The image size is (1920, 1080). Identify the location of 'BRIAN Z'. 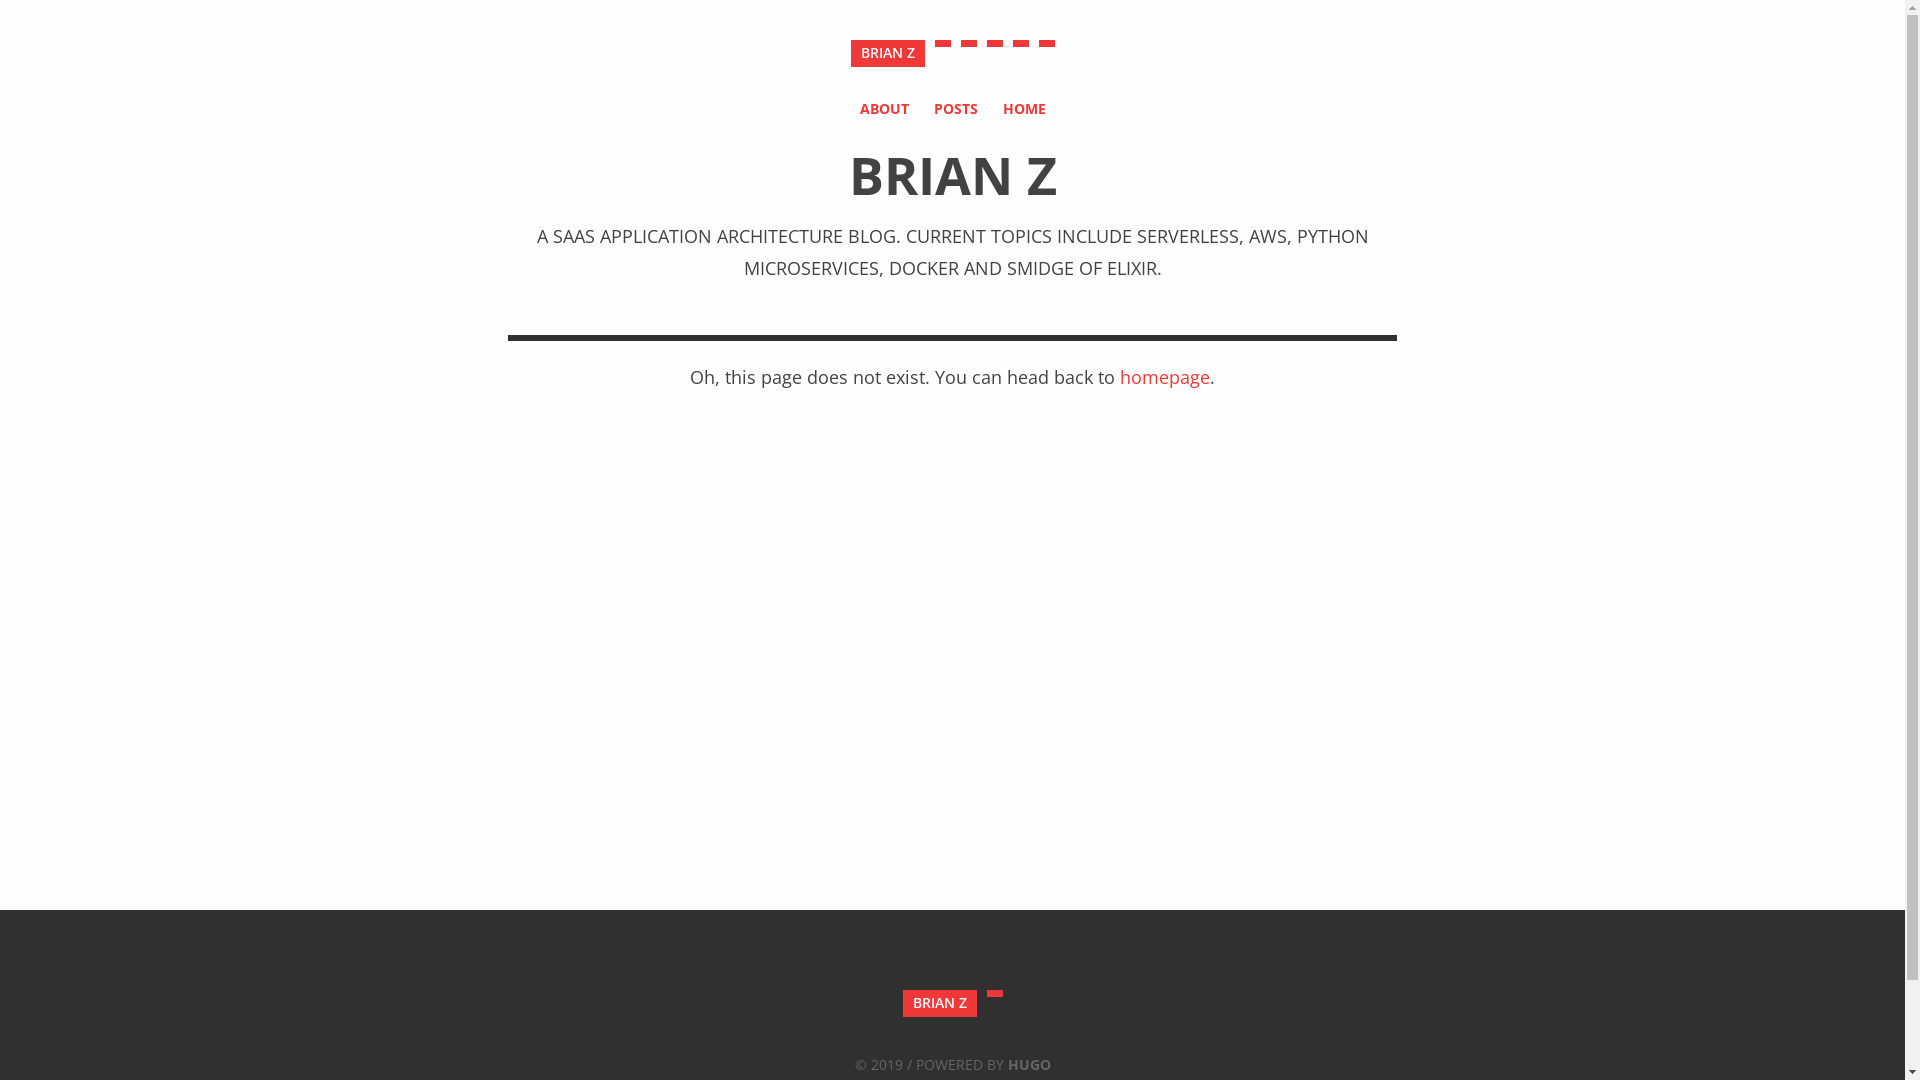
(849, 52).